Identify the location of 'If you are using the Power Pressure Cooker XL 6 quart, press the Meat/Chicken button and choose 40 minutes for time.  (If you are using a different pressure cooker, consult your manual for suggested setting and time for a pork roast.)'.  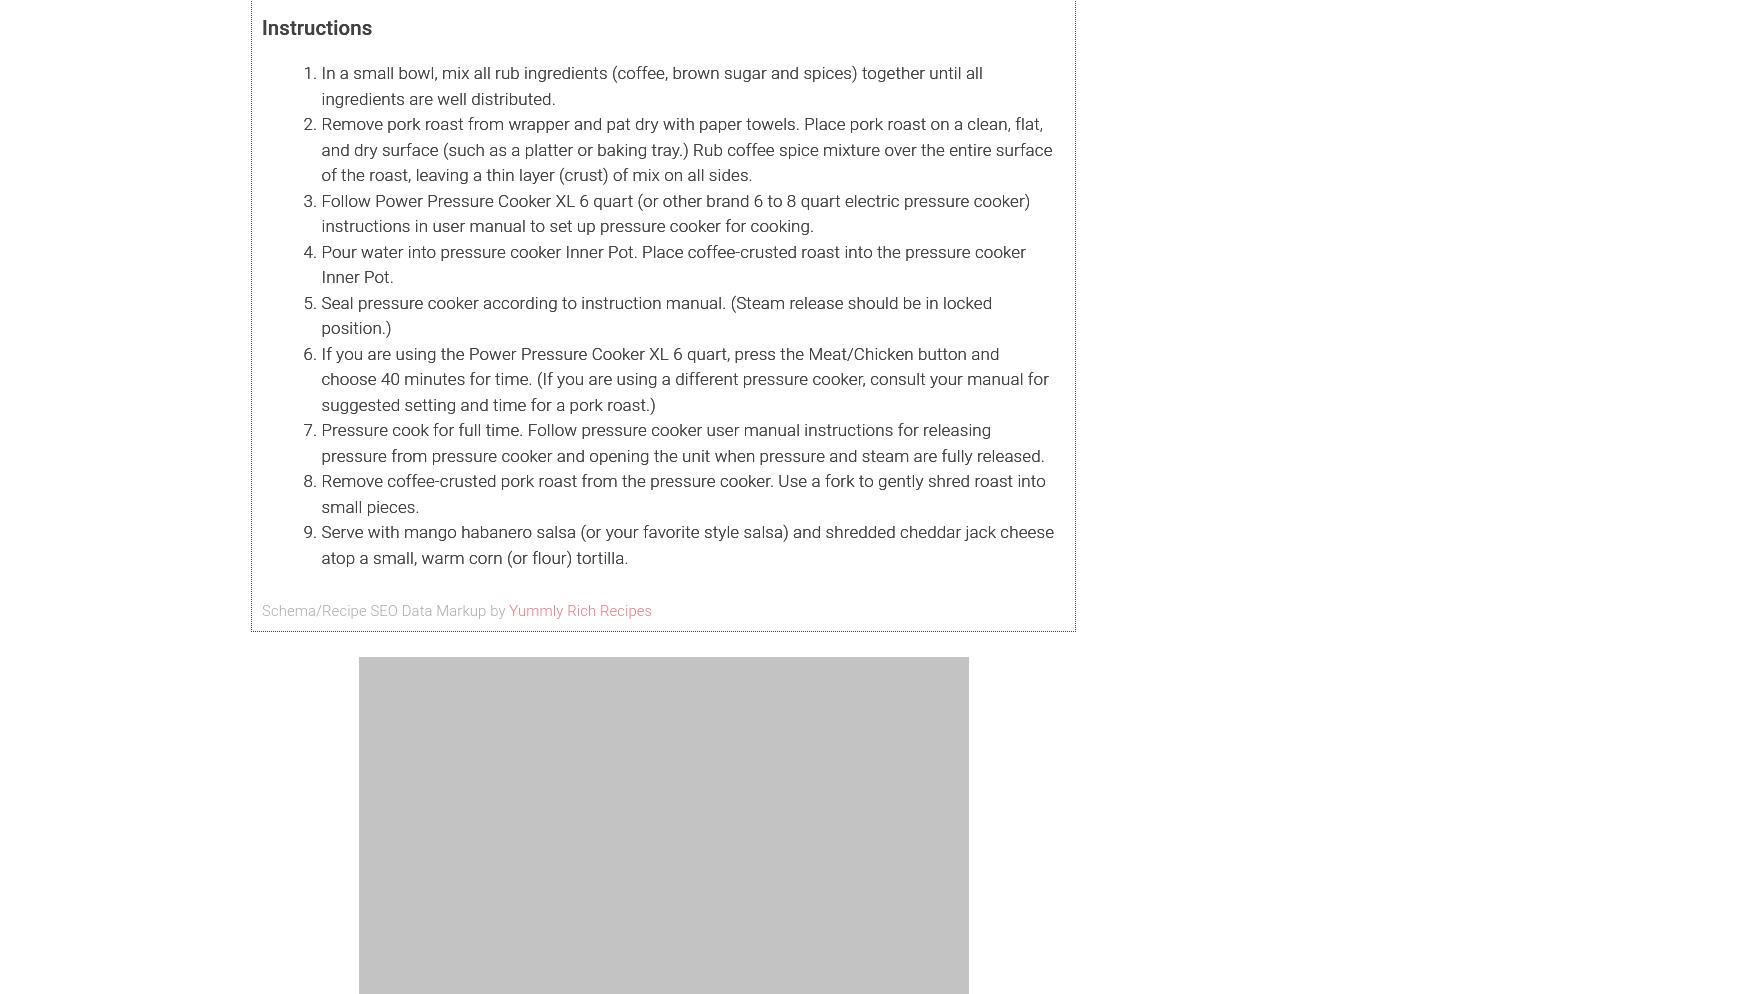
(684, 378).